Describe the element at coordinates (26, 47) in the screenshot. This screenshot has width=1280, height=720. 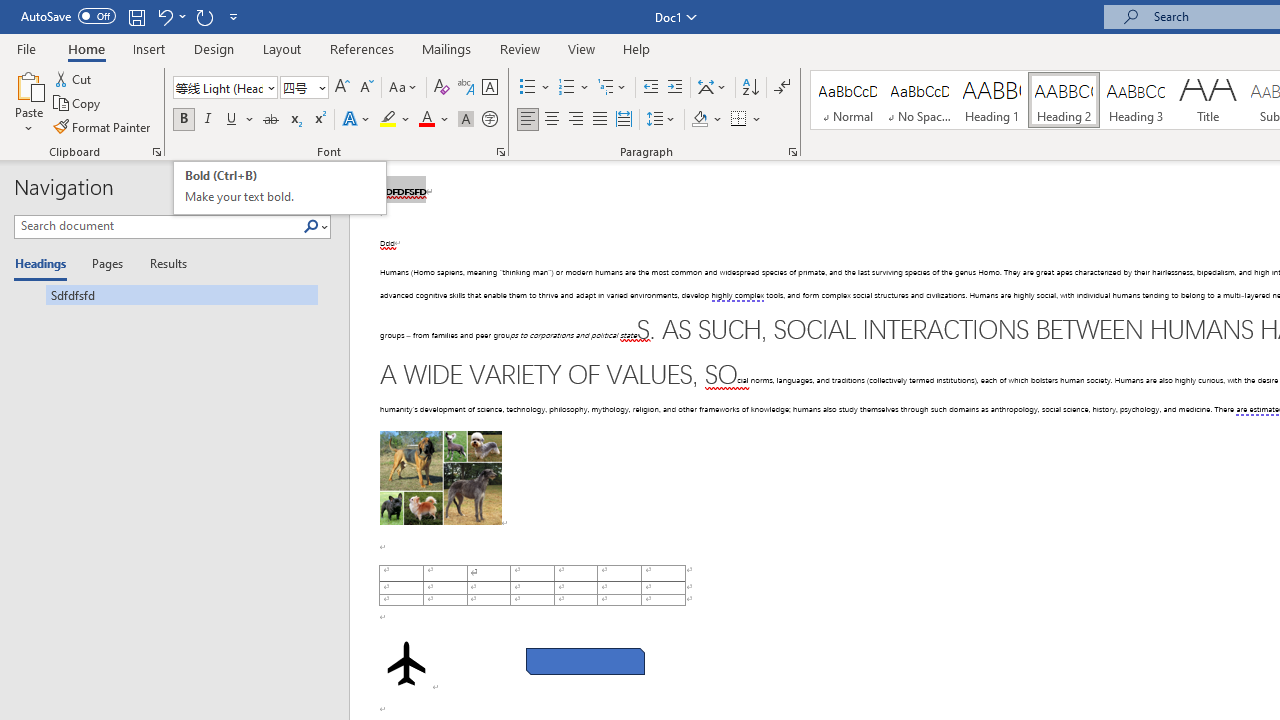
I see `'File Tab'` at that location.